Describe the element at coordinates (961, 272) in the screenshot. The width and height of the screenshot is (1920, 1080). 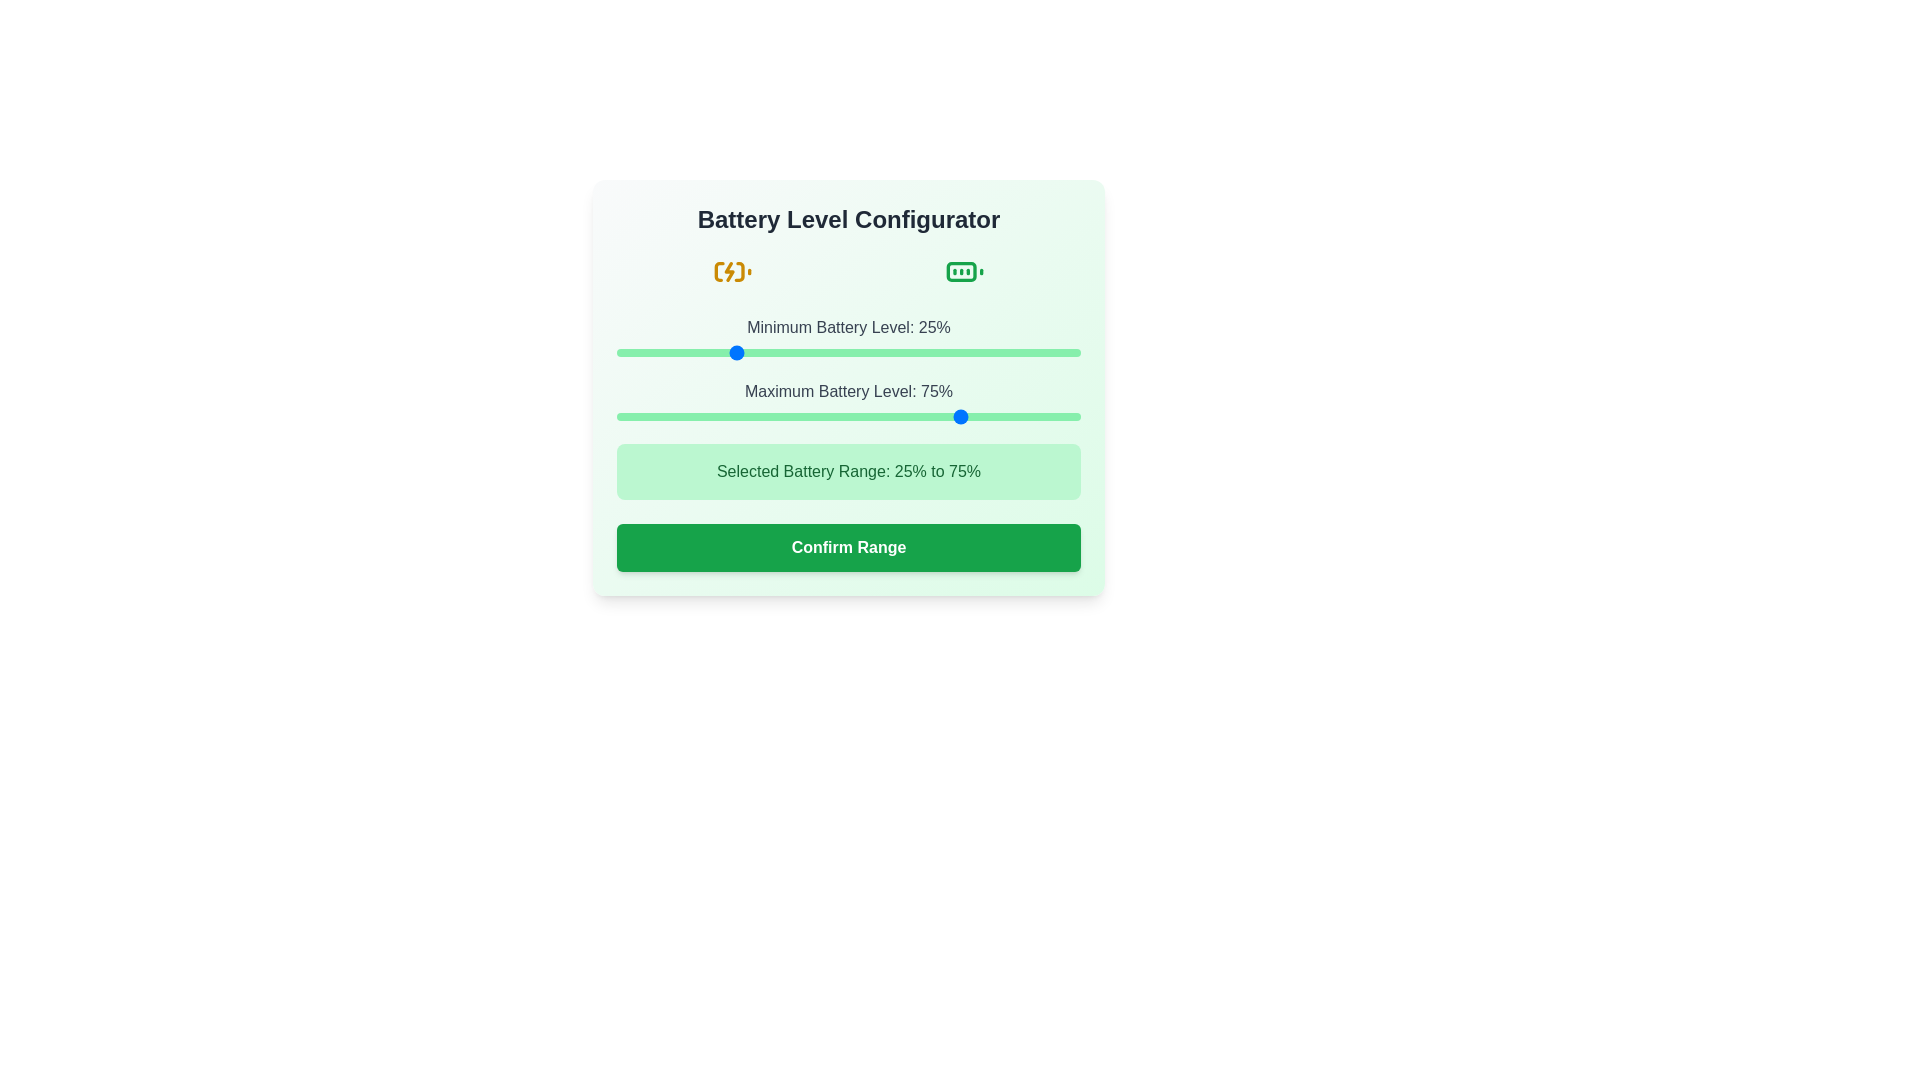
I see `the graphical representation of the fully charged battery, specifically the central rectangle within the battery icon located on the right-hand side near the top of the interface` at that location.